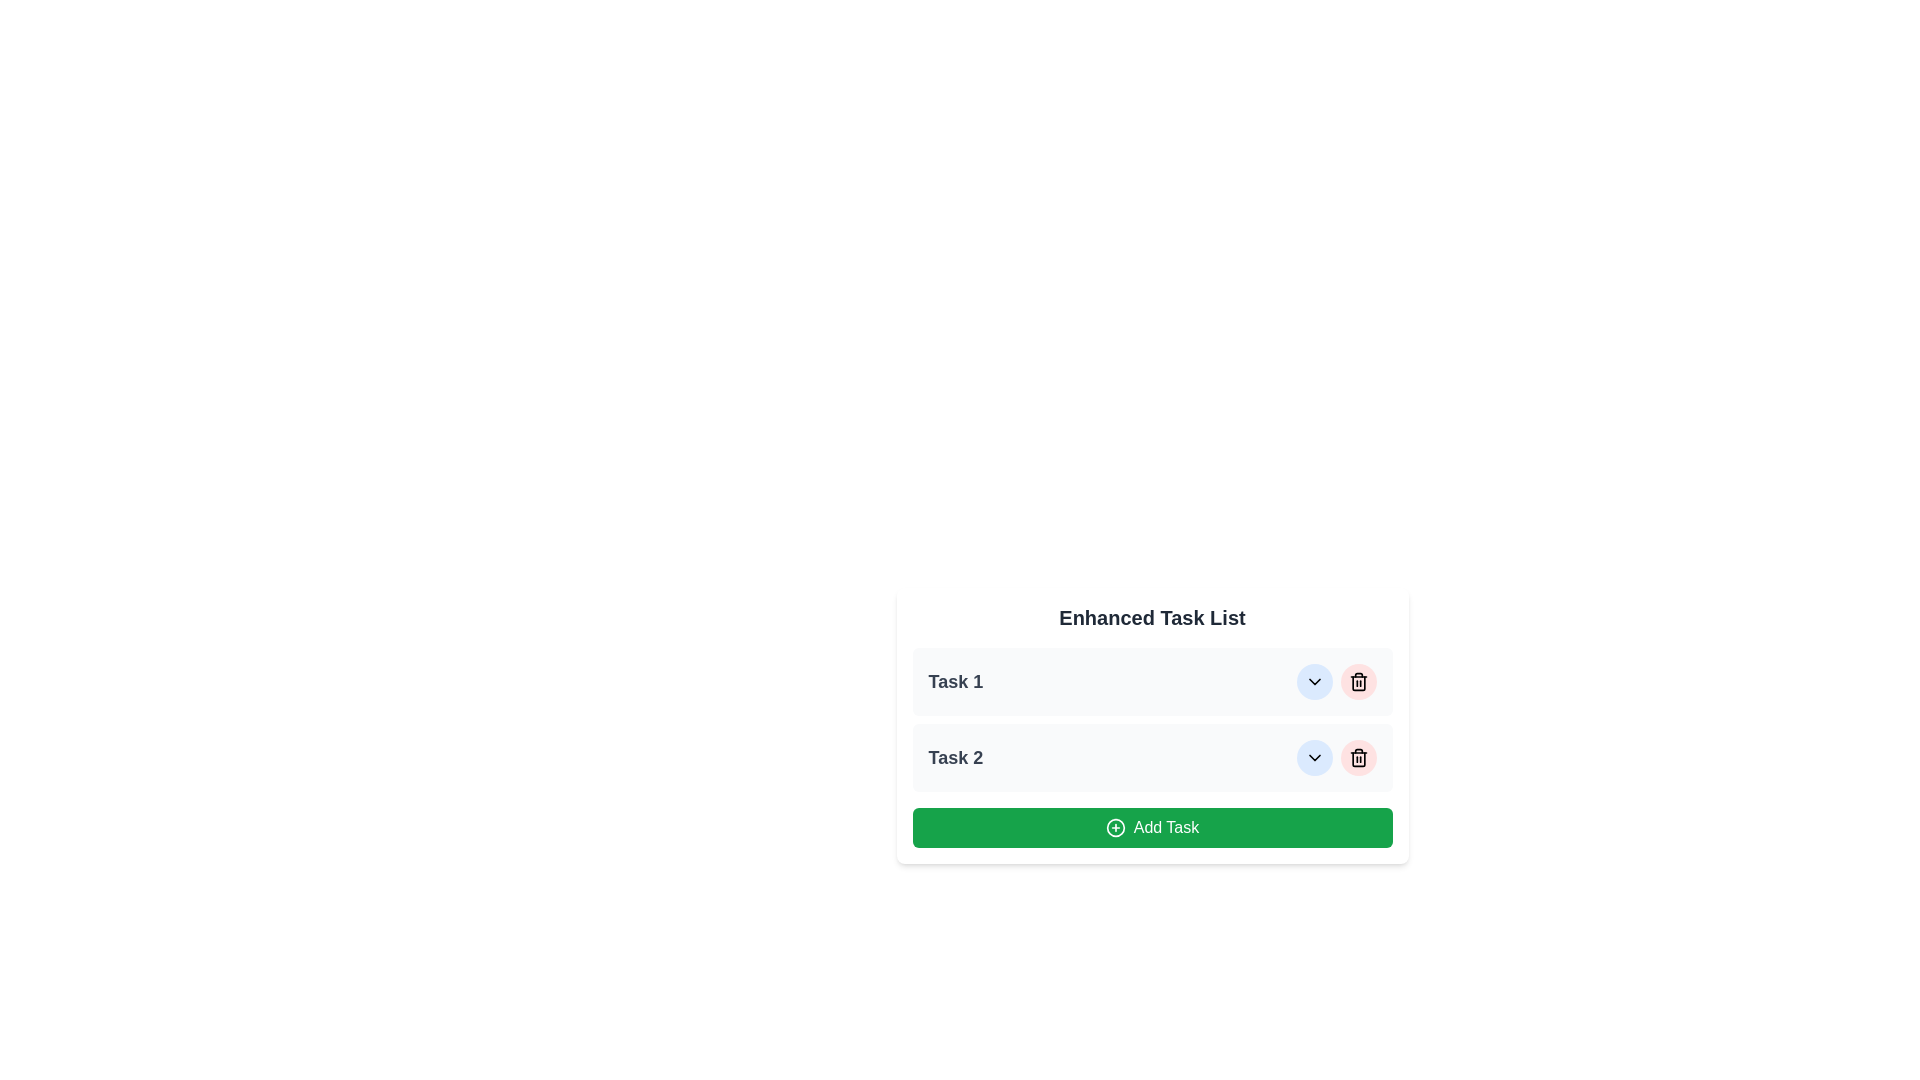 This screenshot has width=1920, height=1080. What do you see at coordinates (1114, 828) in the screenshot?
I see `the circular decorative shape located at the center of the 'Add Task' button, which is defined by a thin line and has no interior color` at bounding box center [1114, 828].